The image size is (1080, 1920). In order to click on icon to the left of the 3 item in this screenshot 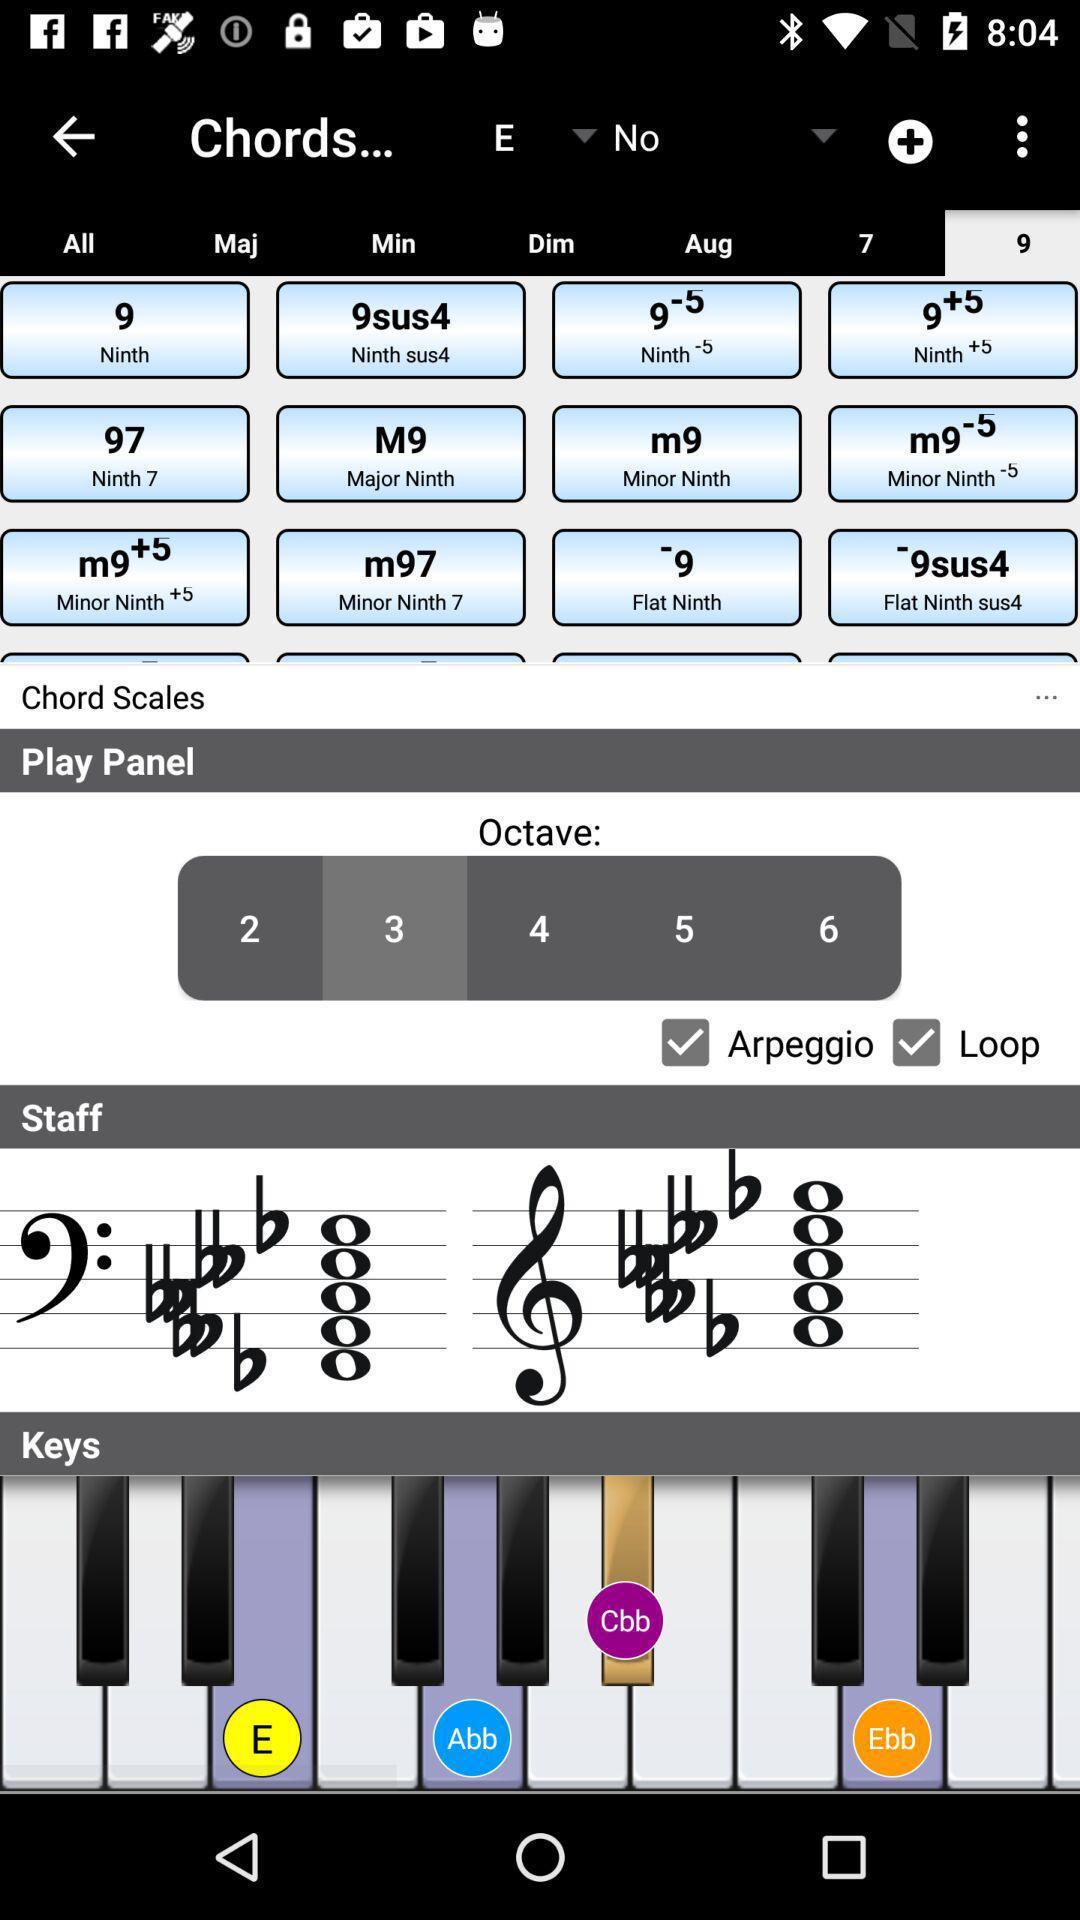, I will do `click(249, 927)`.